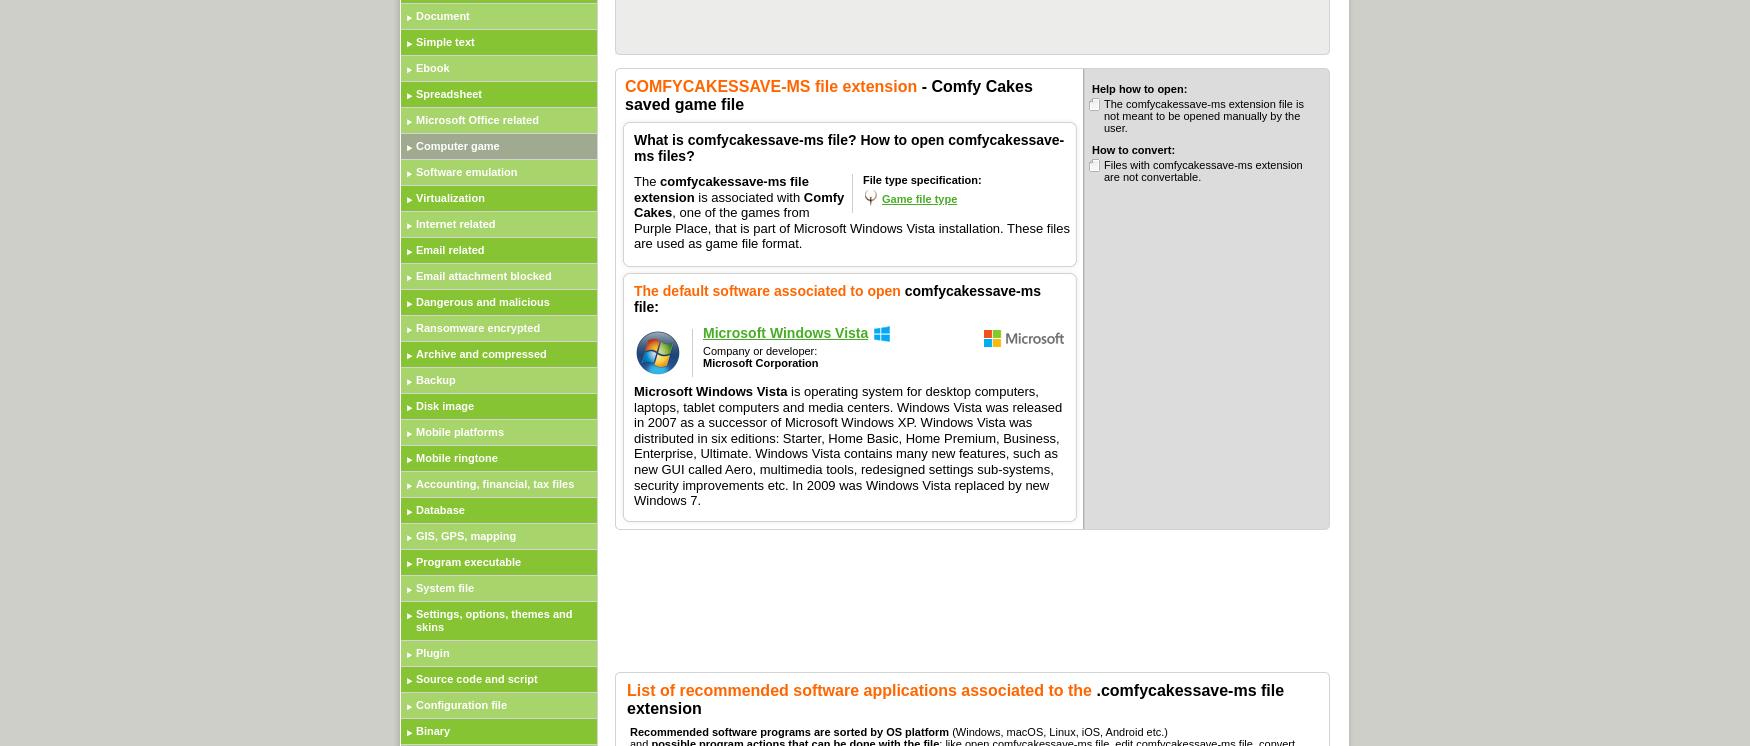 The image size is (1750, 746). What do you see at coordinates (442, 15) in the screenshot?
I see `'Document'` at bounding box center [442, 15].